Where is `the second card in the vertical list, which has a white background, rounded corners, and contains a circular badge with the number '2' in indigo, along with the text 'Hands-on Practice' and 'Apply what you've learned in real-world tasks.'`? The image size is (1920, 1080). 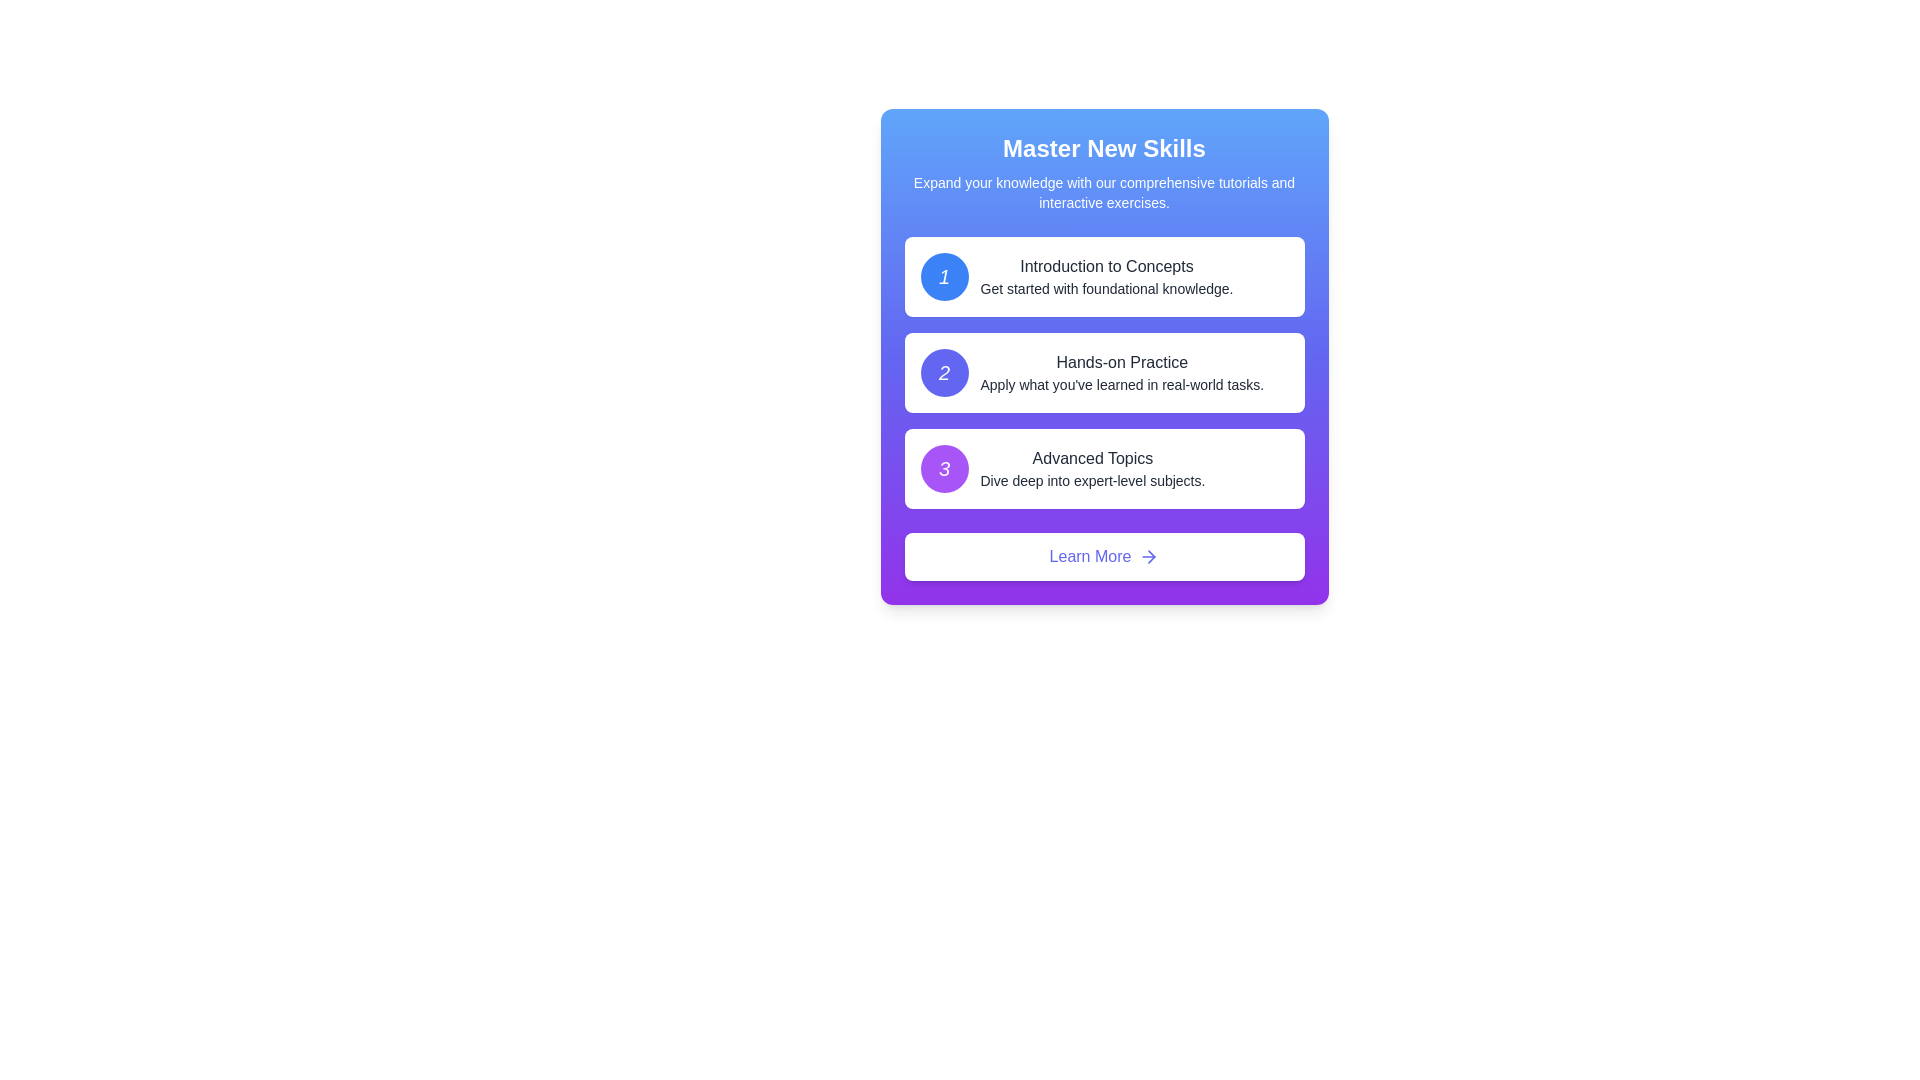
the second card in the vertical list, which has a white background, rounded corners, and contains a circular badge with the number '2' in indigo, along with the text 'Hands-on Practice' and 'Apply what you've learned in real-world tasks.' is located at coordinates (1103, 373).